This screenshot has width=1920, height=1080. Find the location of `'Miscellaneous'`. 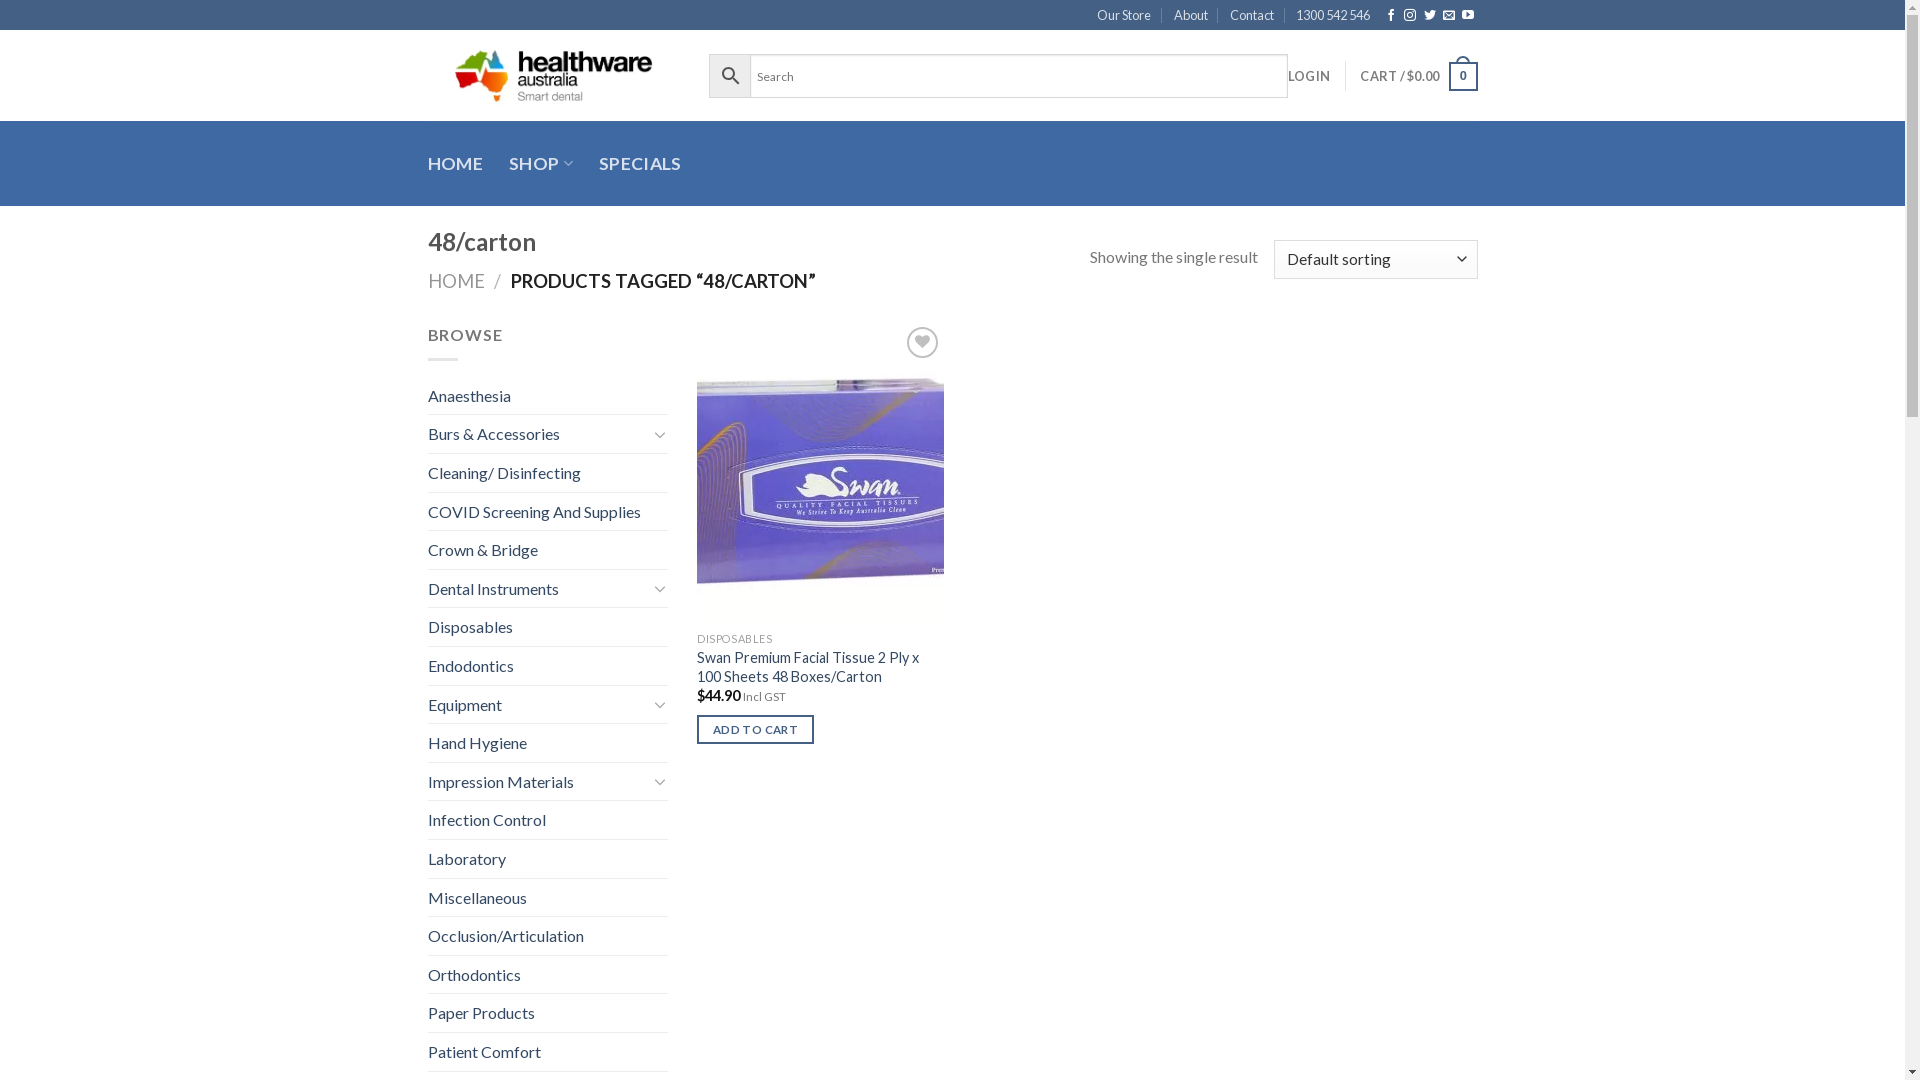

'Miscellaneous' is located at coordinates (547, 897).